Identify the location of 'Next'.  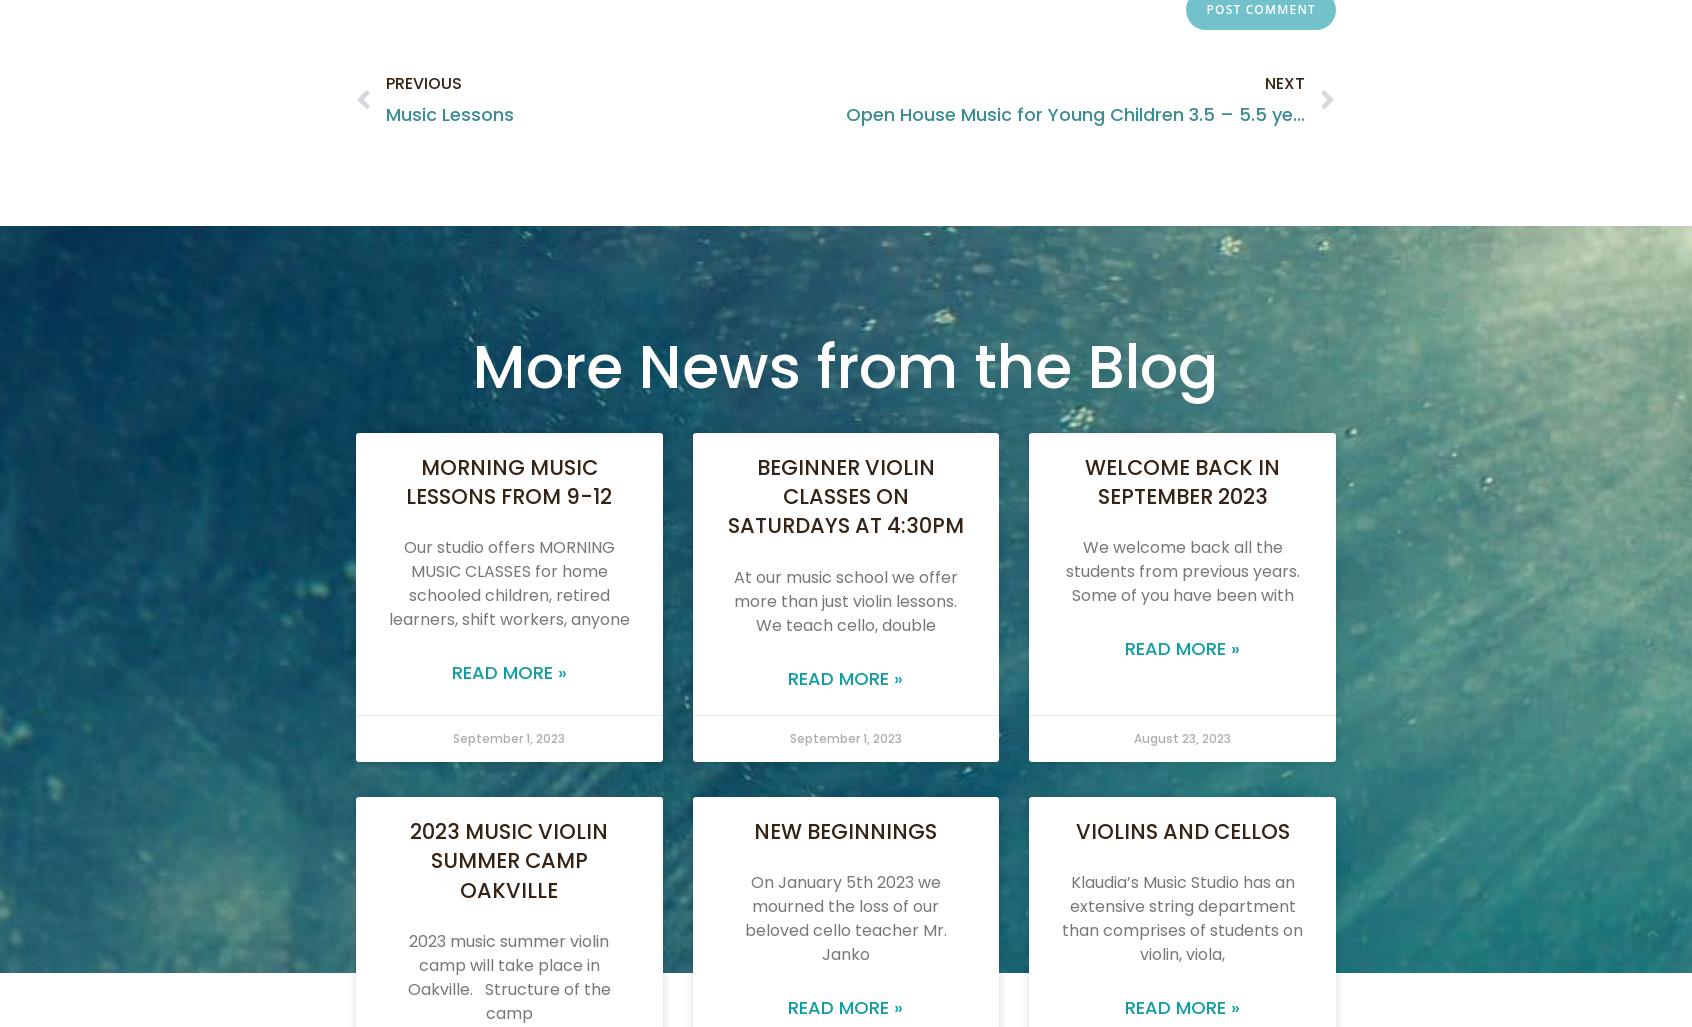
(1284, 82).